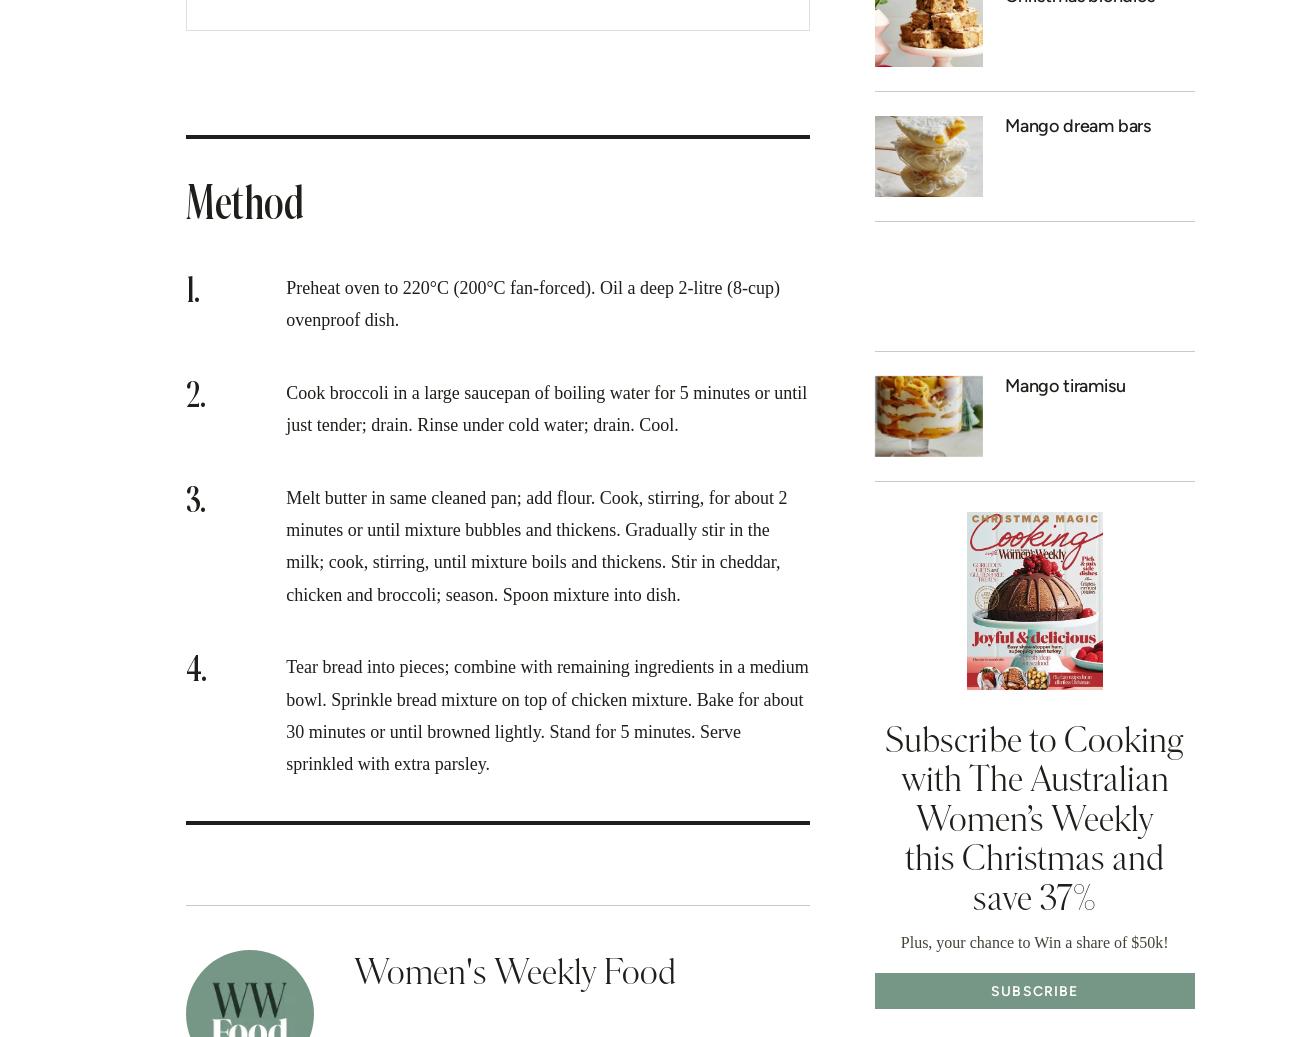  I want to click on 'Method', so click(186, 204).